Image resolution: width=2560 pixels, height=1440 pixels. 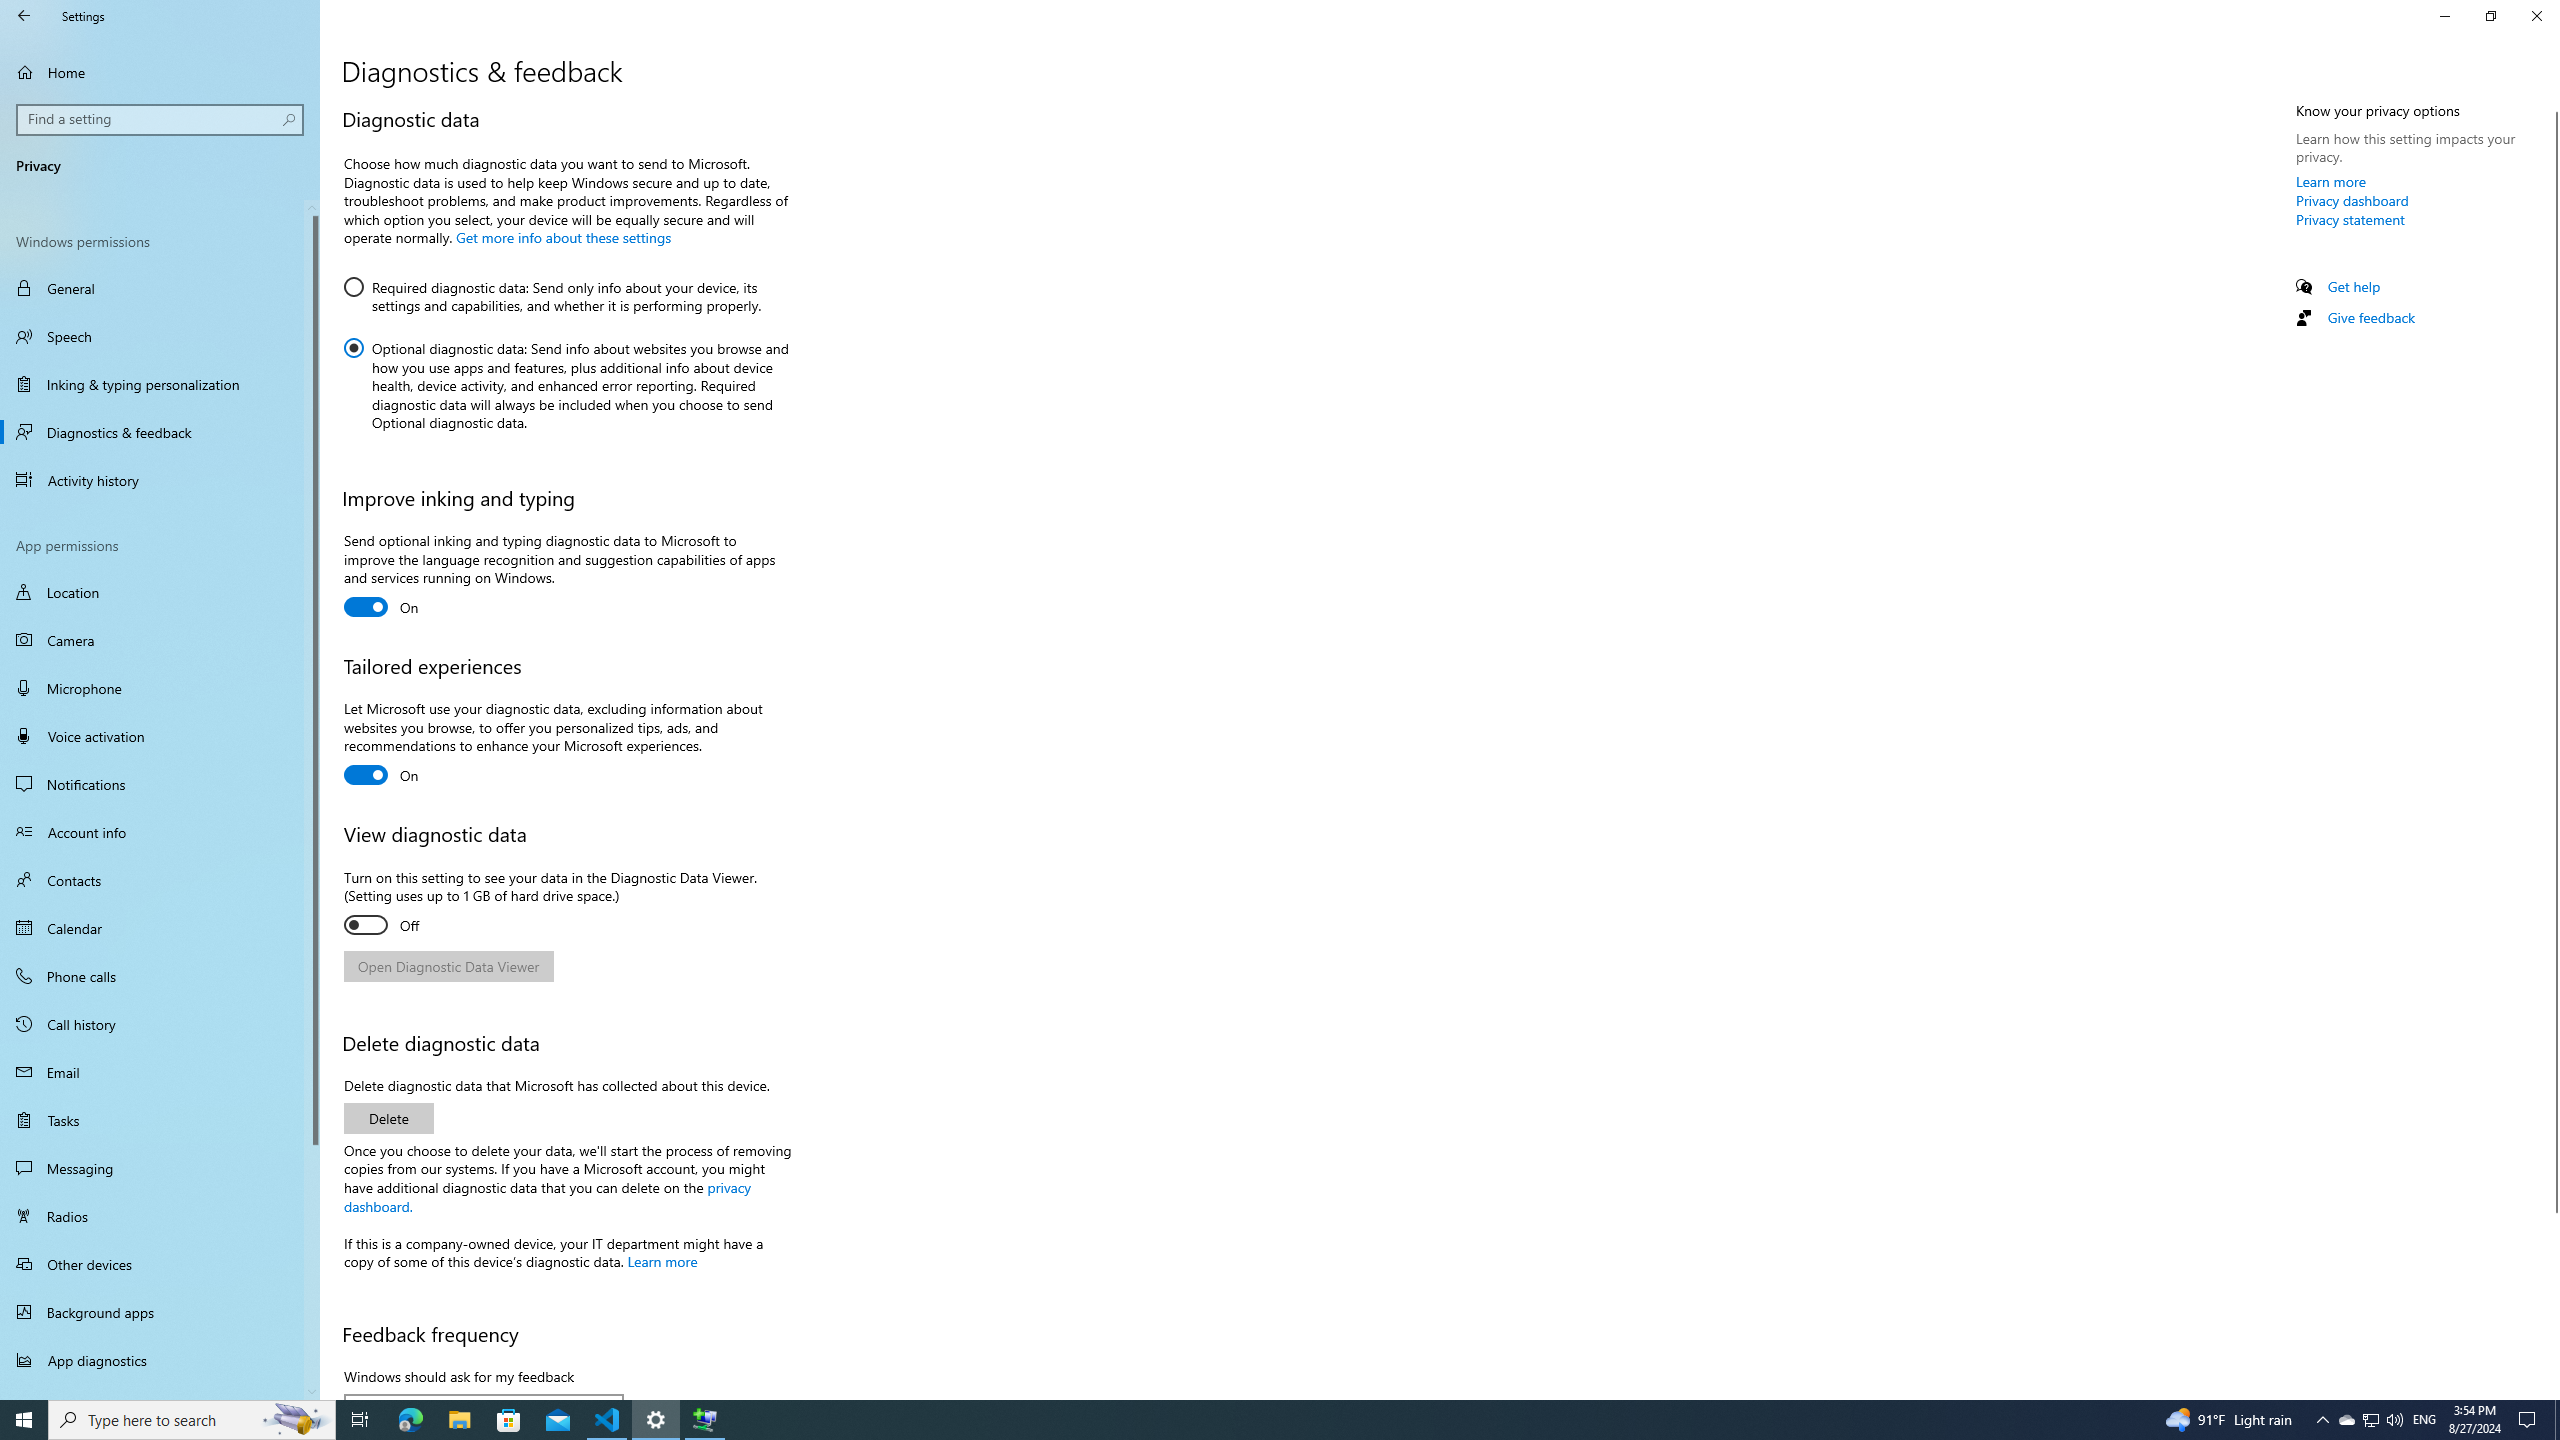 What do you see at coordinates (159, 735) in the screenshot?
I see `'Voice activation'` at bounding box center [159, 735].